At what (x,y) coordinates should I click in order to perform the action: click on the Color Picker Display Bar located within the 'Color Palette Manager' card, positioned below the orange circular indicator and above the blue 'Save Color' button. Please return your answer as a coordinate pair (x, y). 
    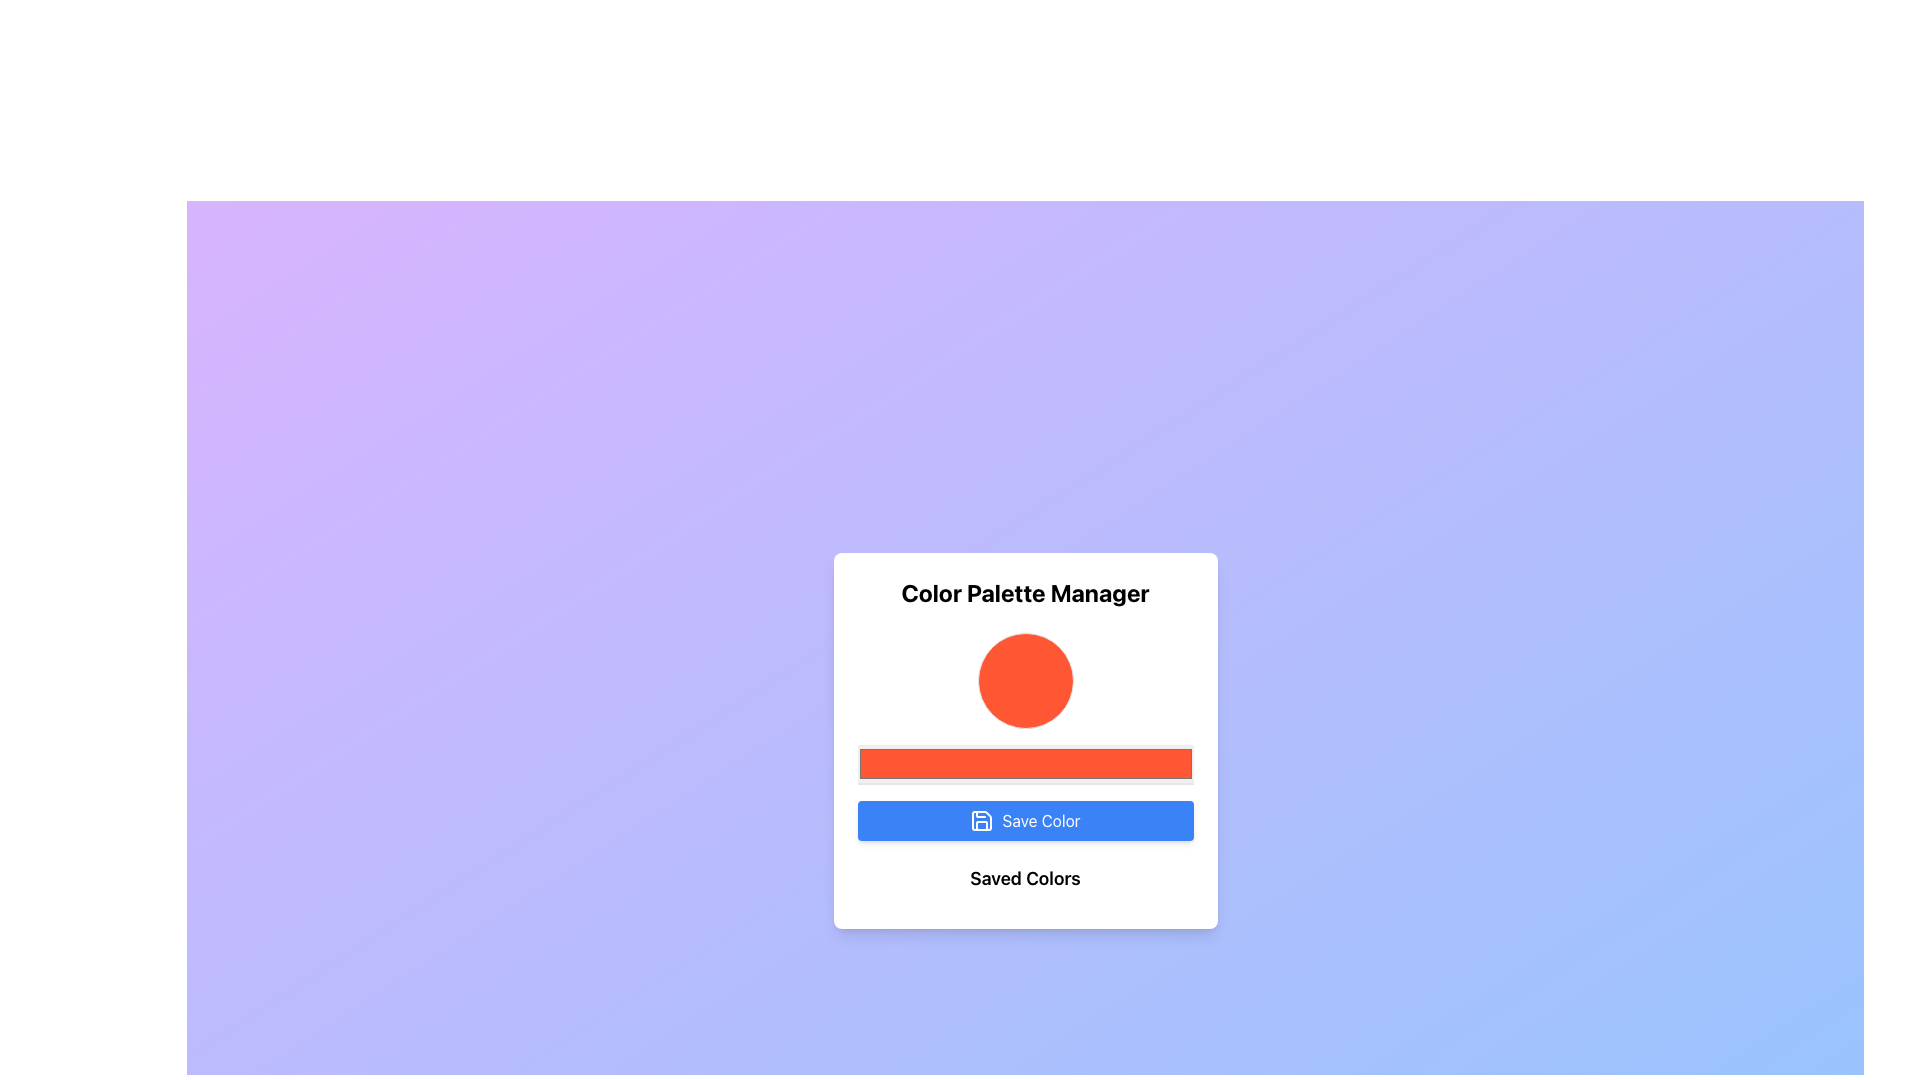
    Looking at the image, I should click on (1025, 740).